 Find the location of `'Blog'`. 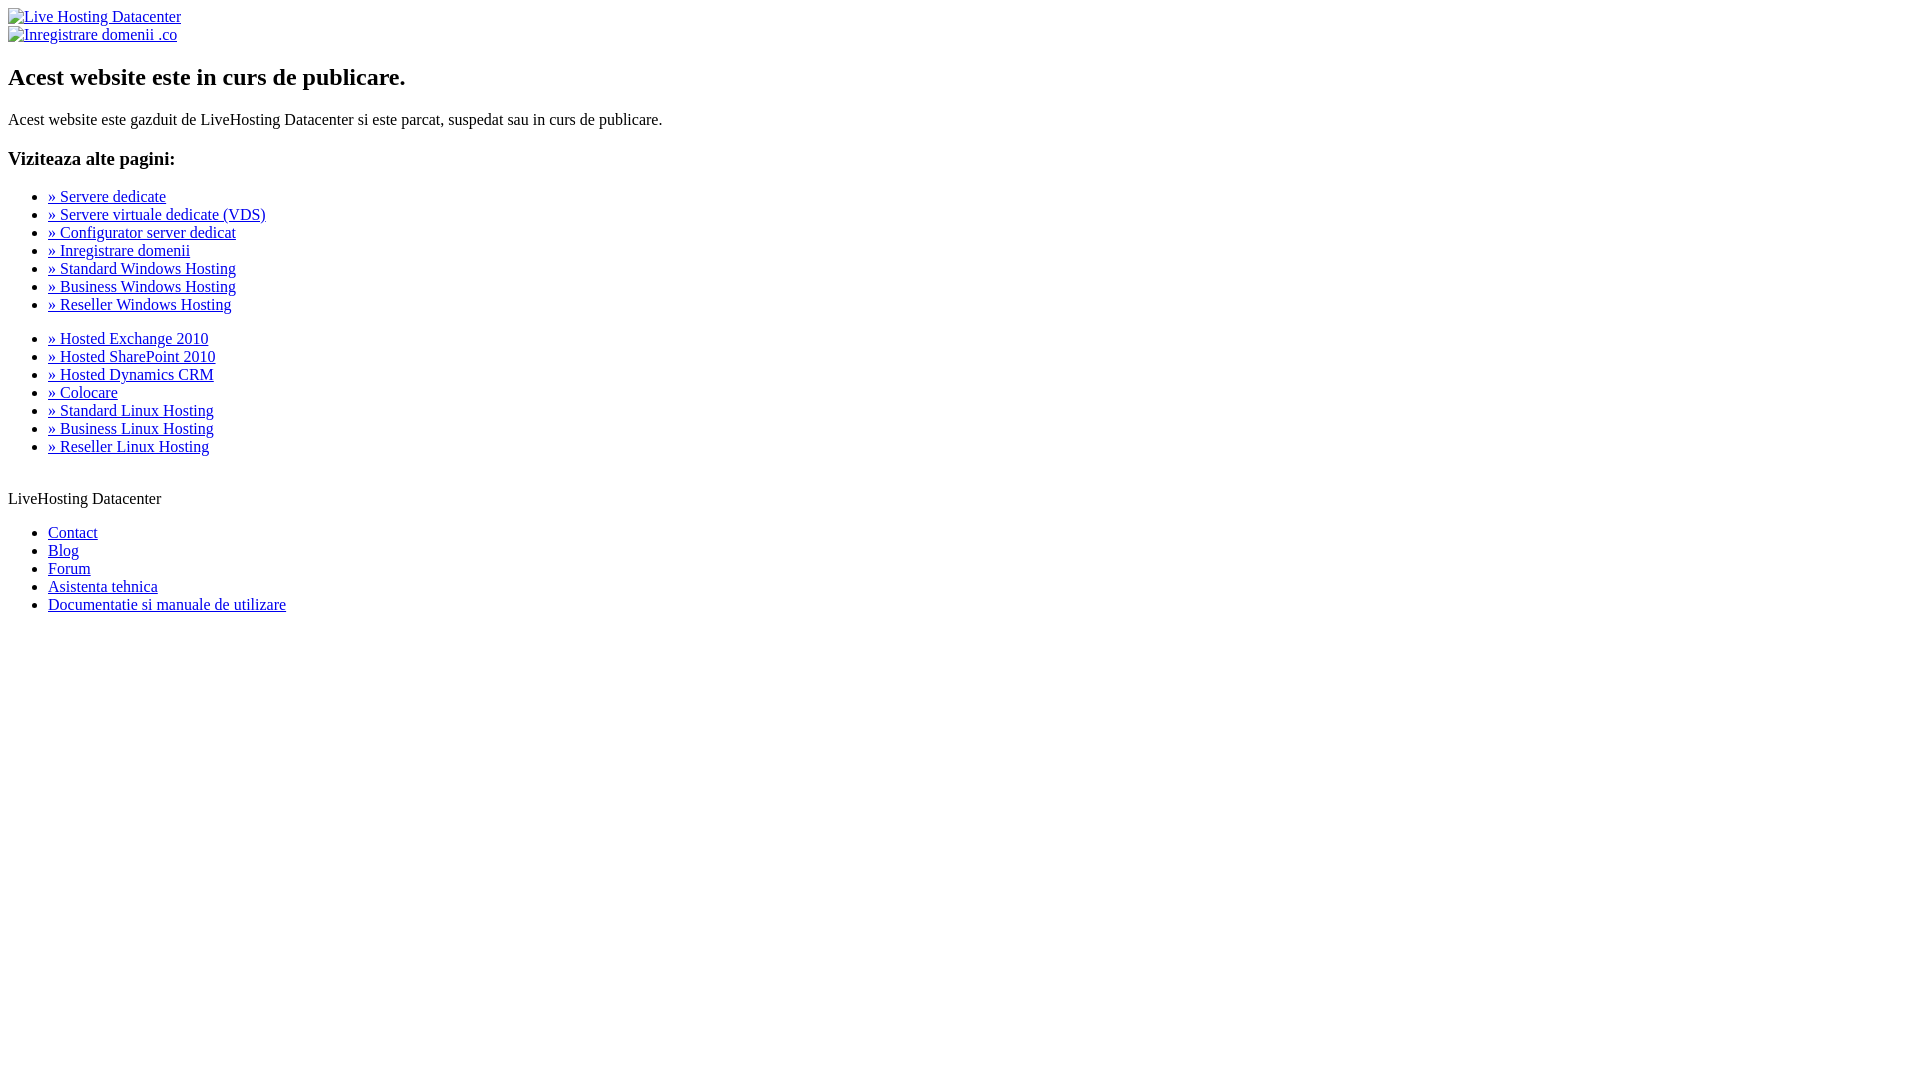

'Blog' is located at coordinates (63, 550).